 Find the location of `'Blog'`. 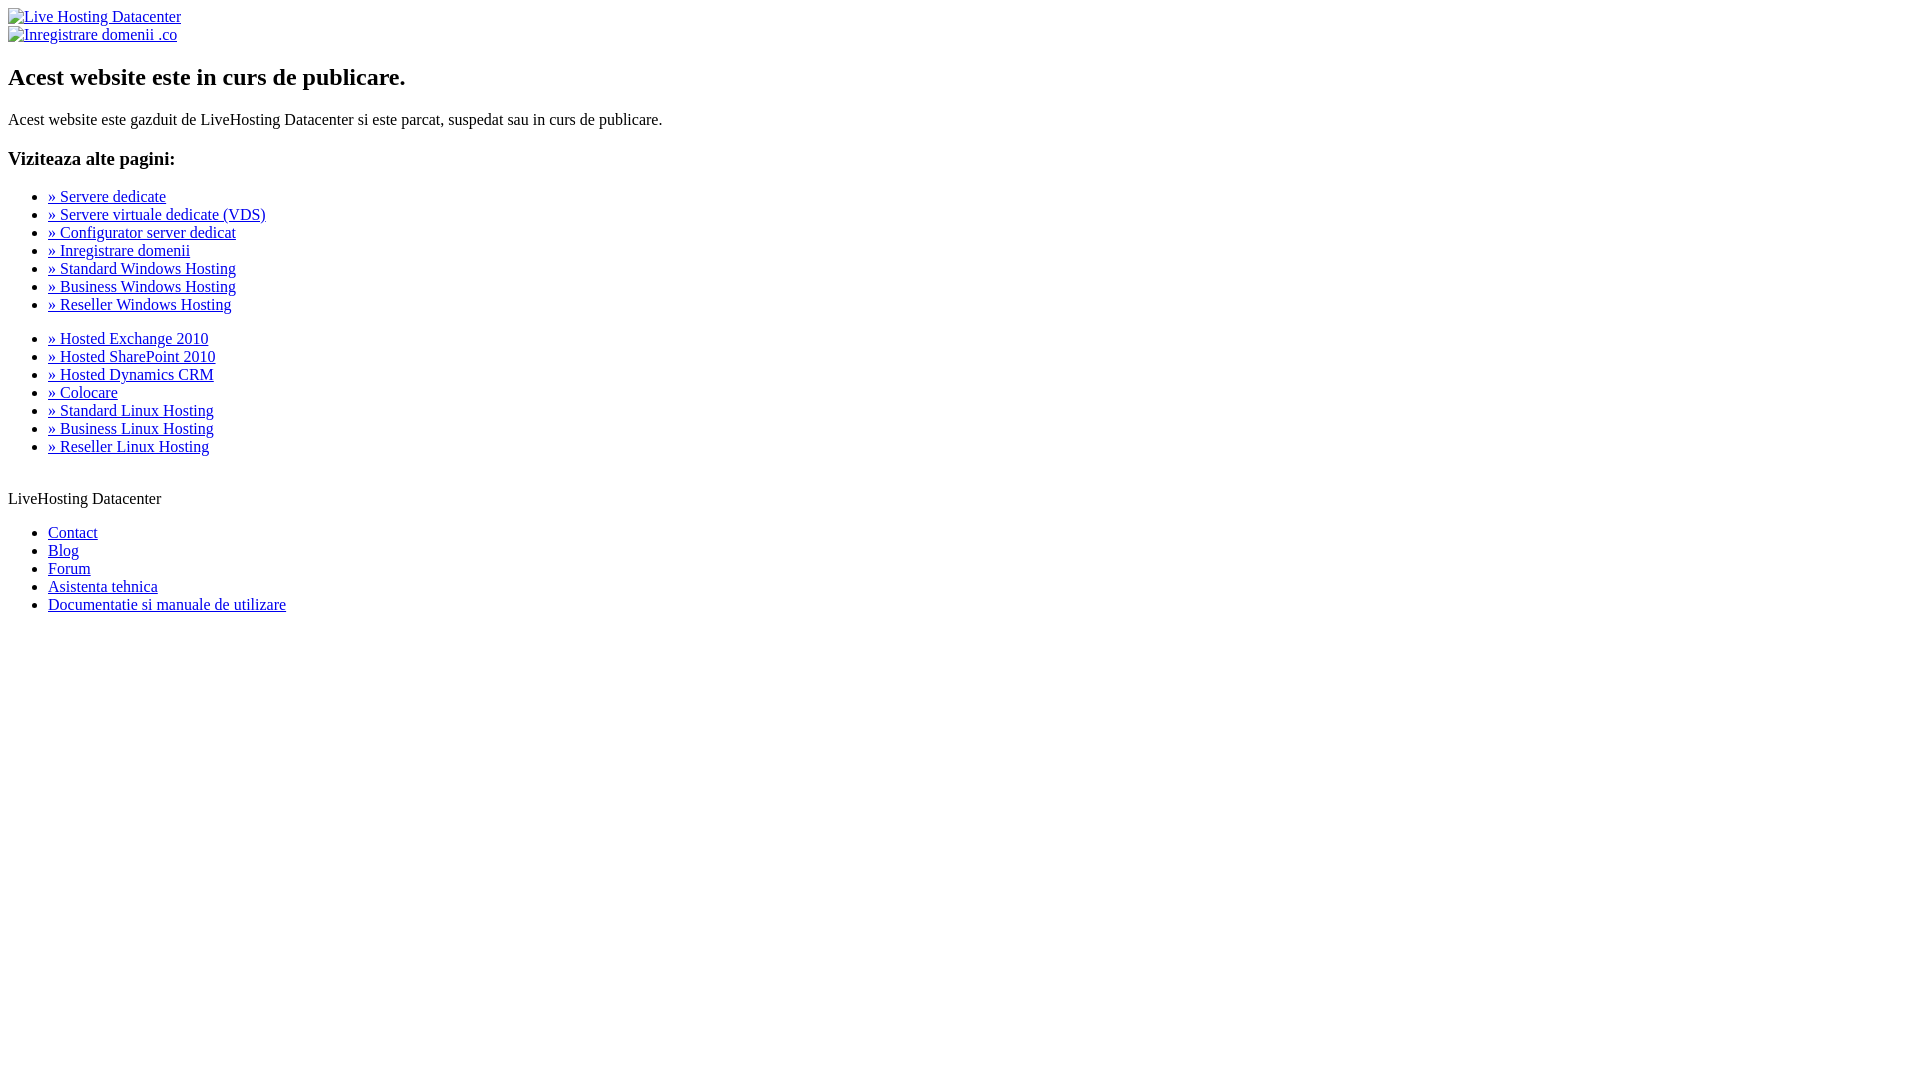

'Blog' is located at coordinates (63, 550).